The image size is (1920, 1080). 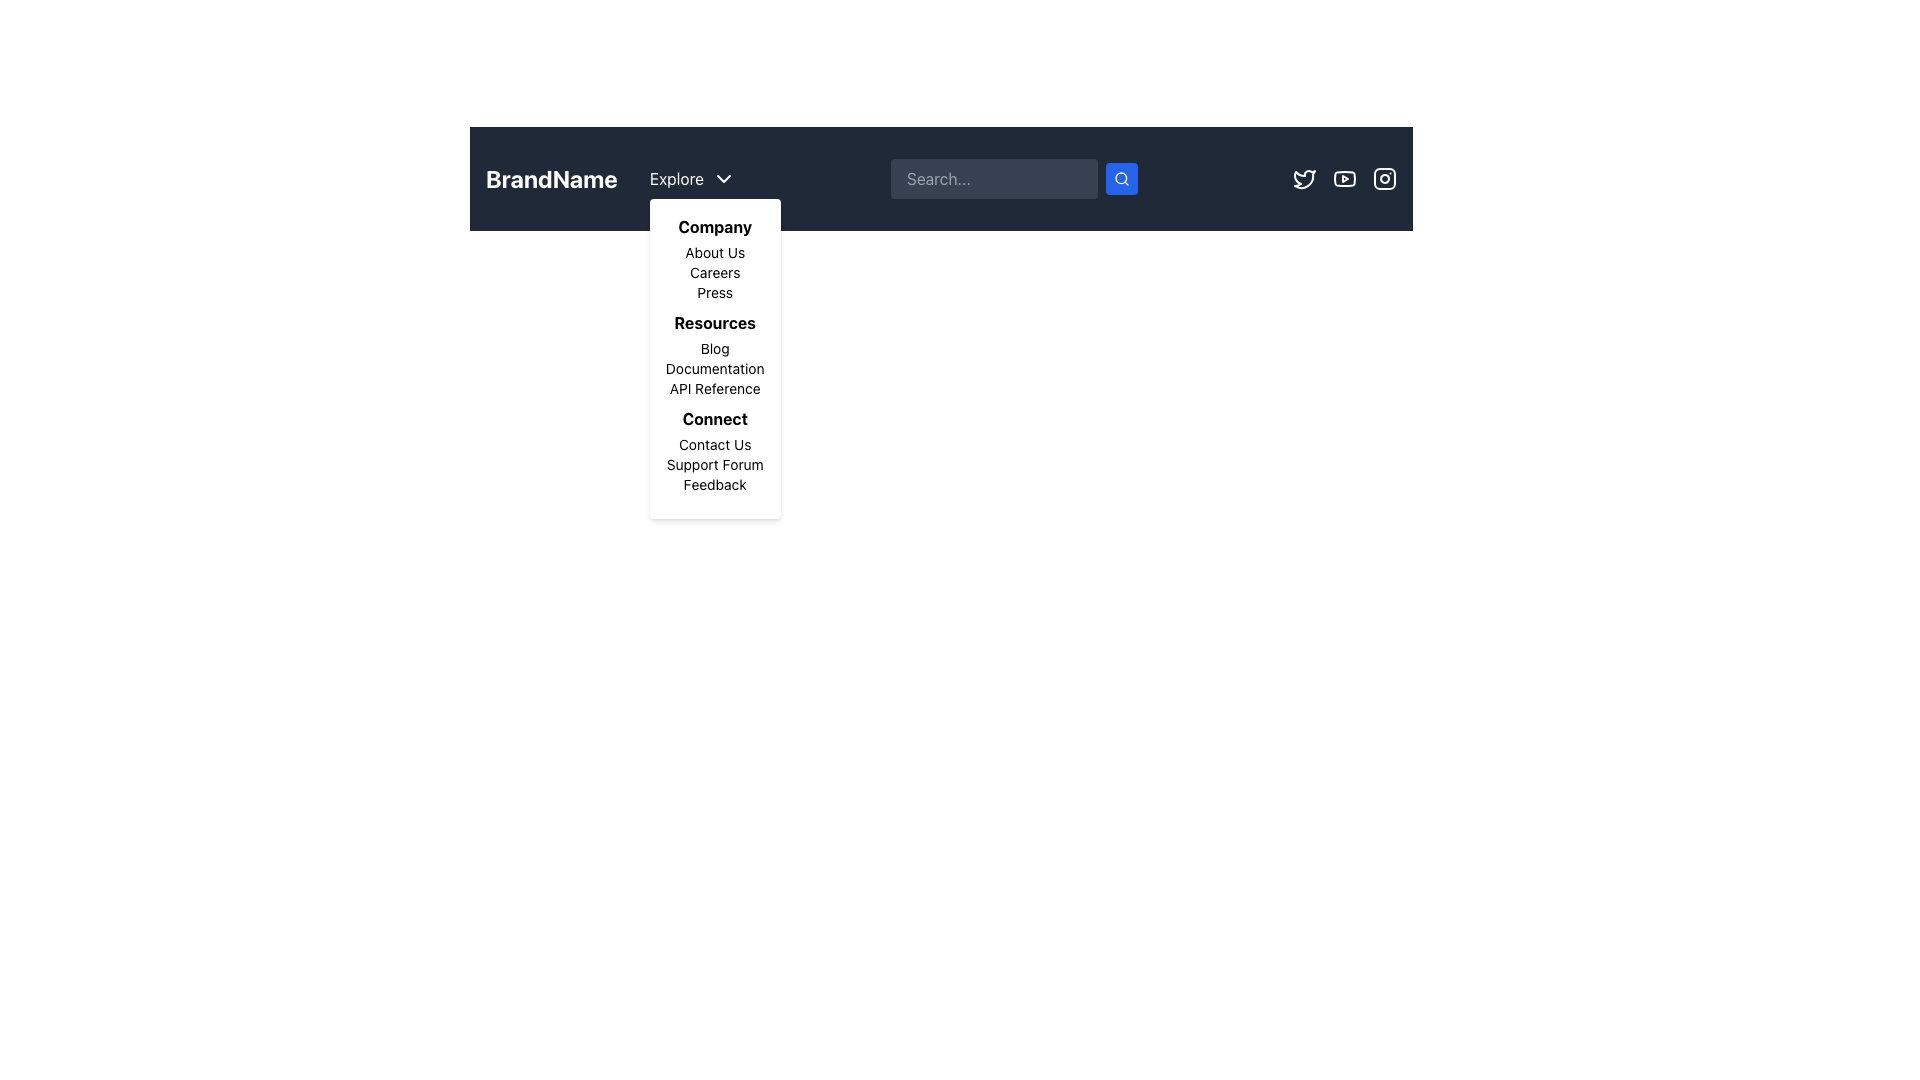 What do you see at coordinates (940, 177) in the screenshot?
I see `the Search Input Field located centrally in the header bar to focus the input for searching` at bounding box center [940, 177].